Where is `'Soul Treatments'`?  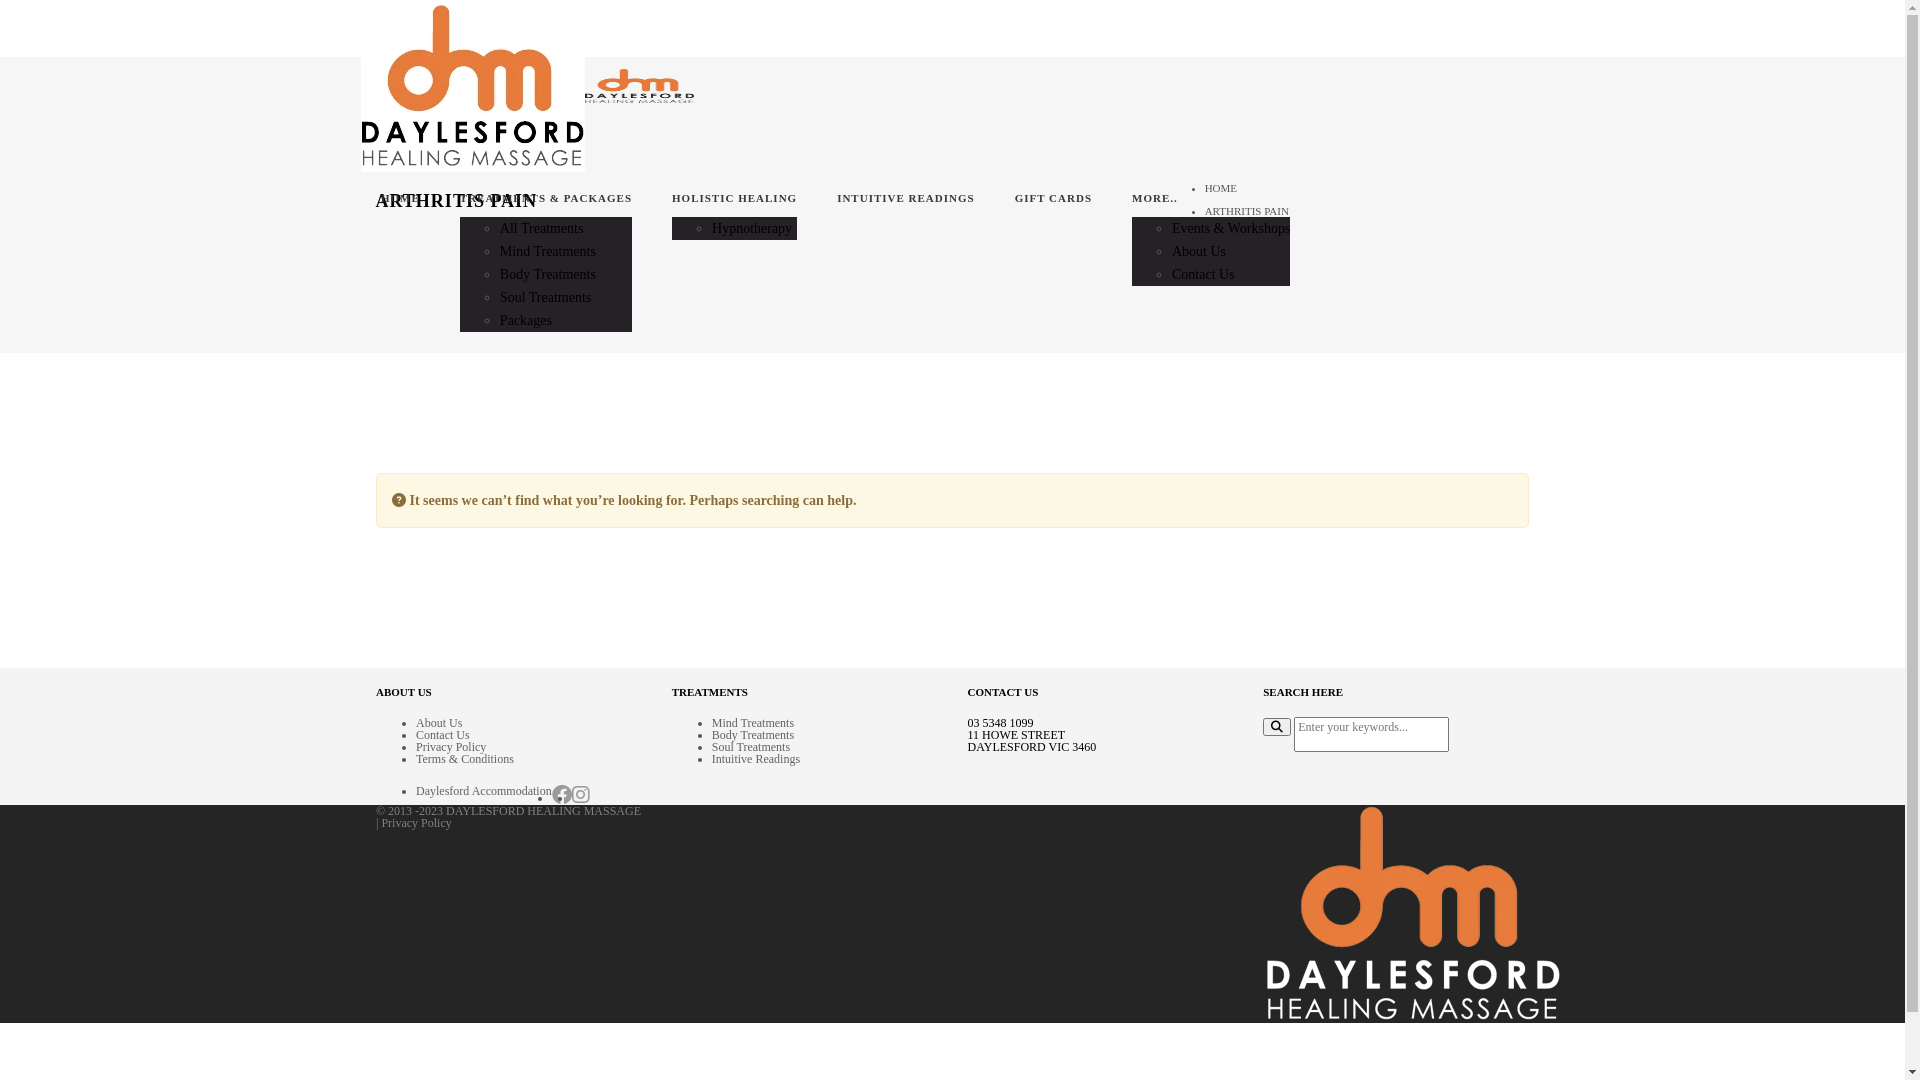 'Soul Treatments' is located at coordinates (545, 297).